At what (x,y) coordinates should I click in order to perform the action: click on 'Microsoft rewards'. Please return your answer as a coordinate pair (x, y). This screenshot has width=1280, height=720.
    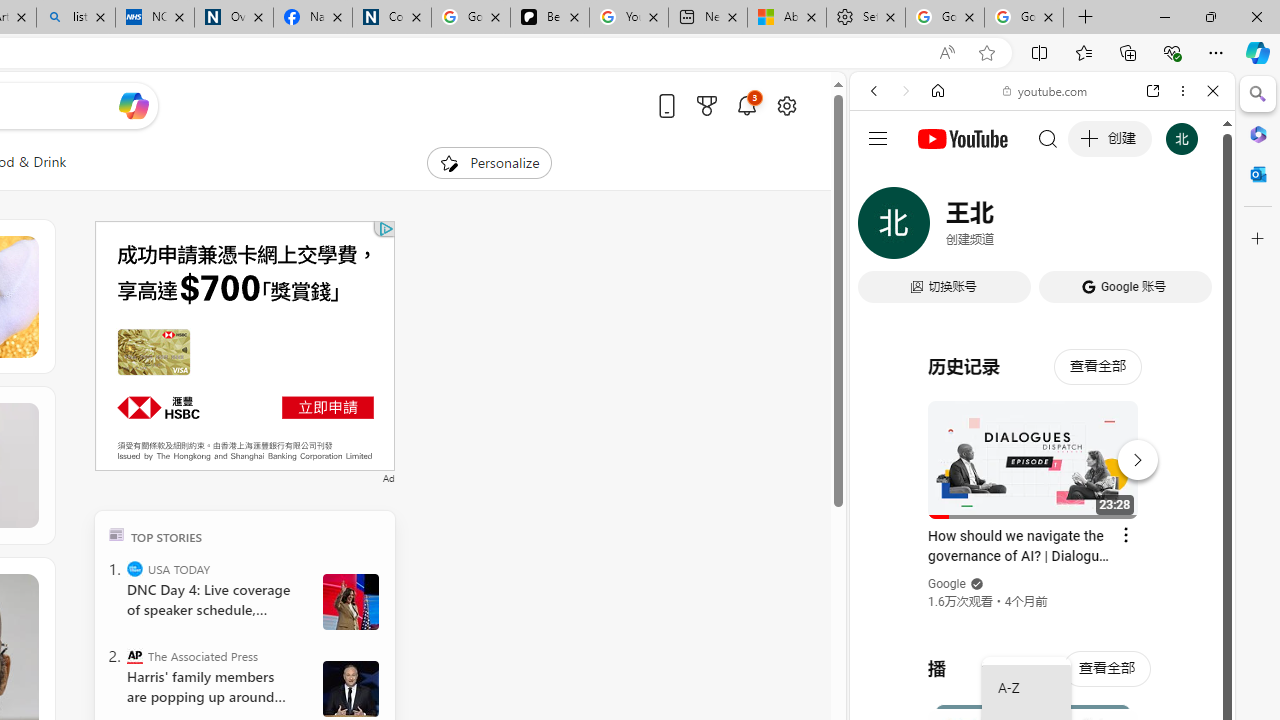
    Looking at the image, I should click on (707, 105).